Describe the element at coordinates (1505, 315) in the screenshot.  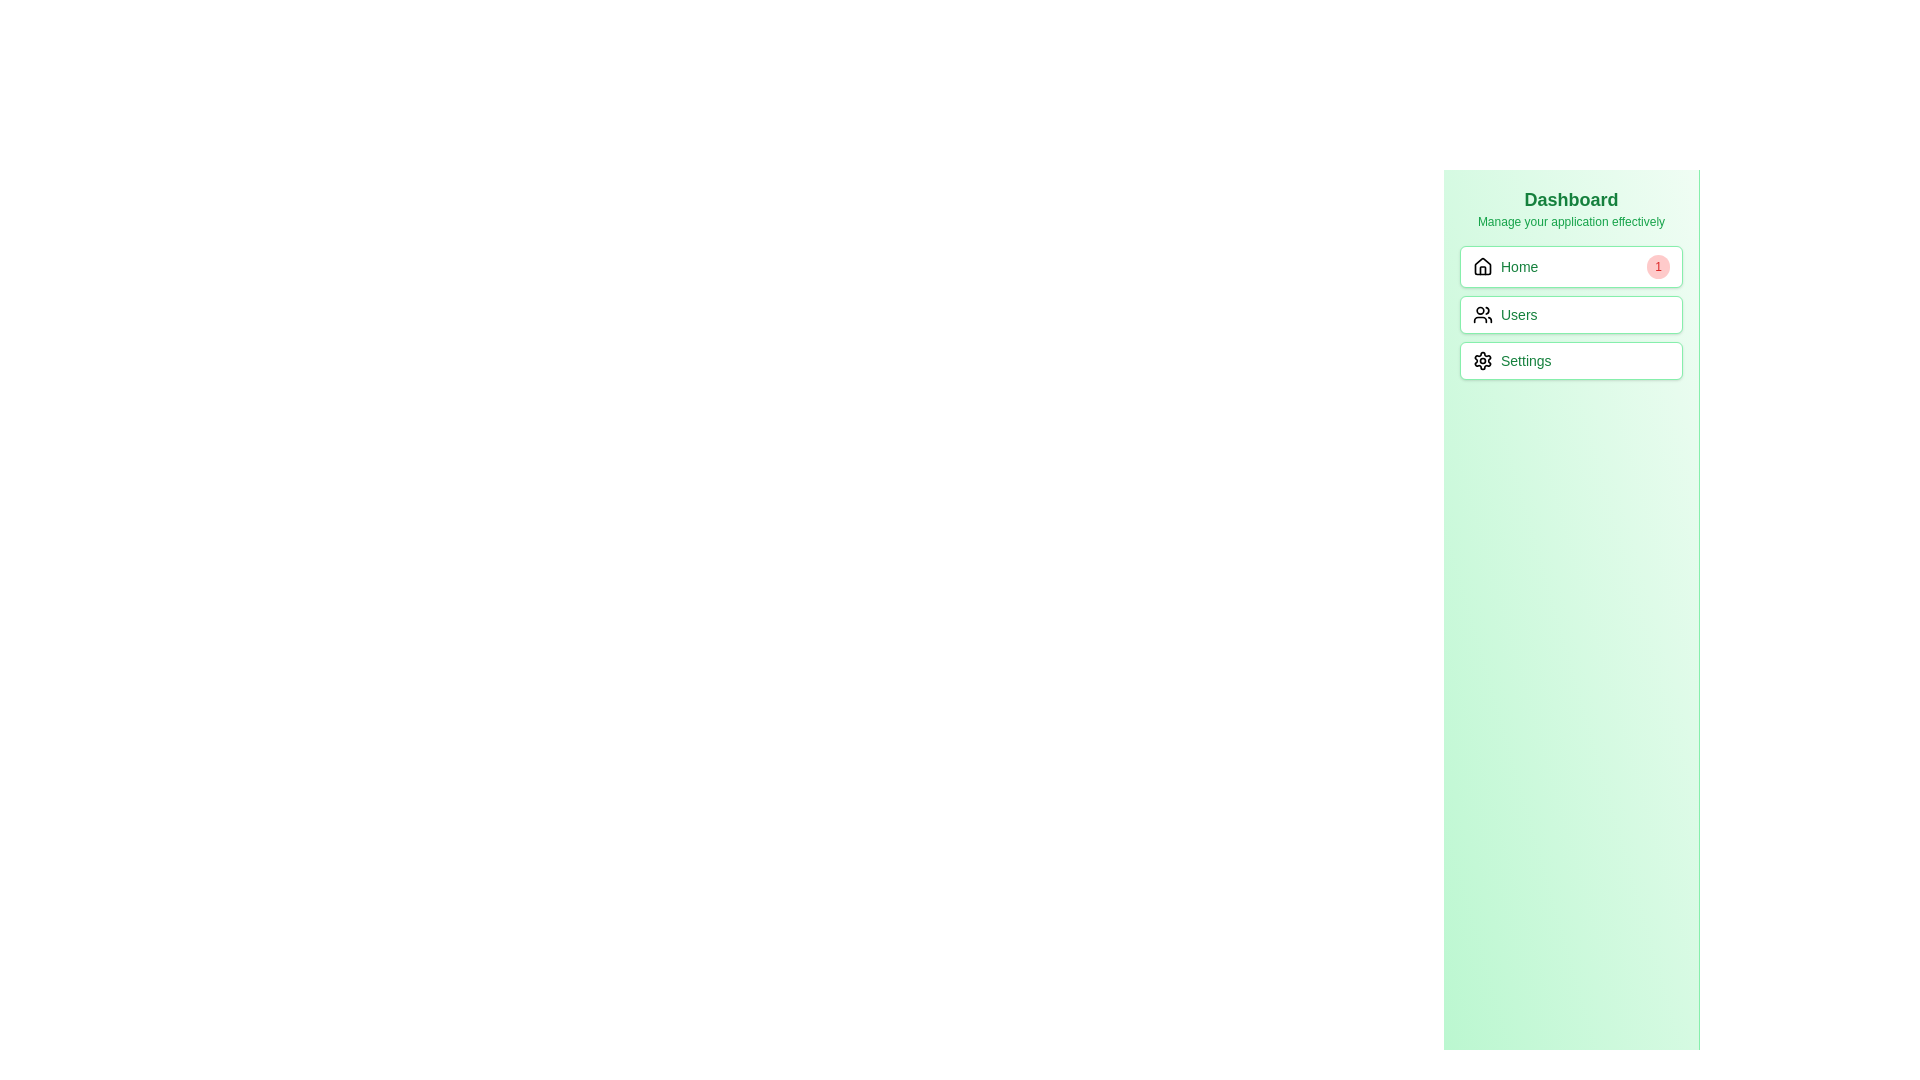
I see `the Text label that identifies the 'Users' menu item, which is located in the vertical menu between 'Home' and 'Settings' and next to a user avatar icon` at that location.